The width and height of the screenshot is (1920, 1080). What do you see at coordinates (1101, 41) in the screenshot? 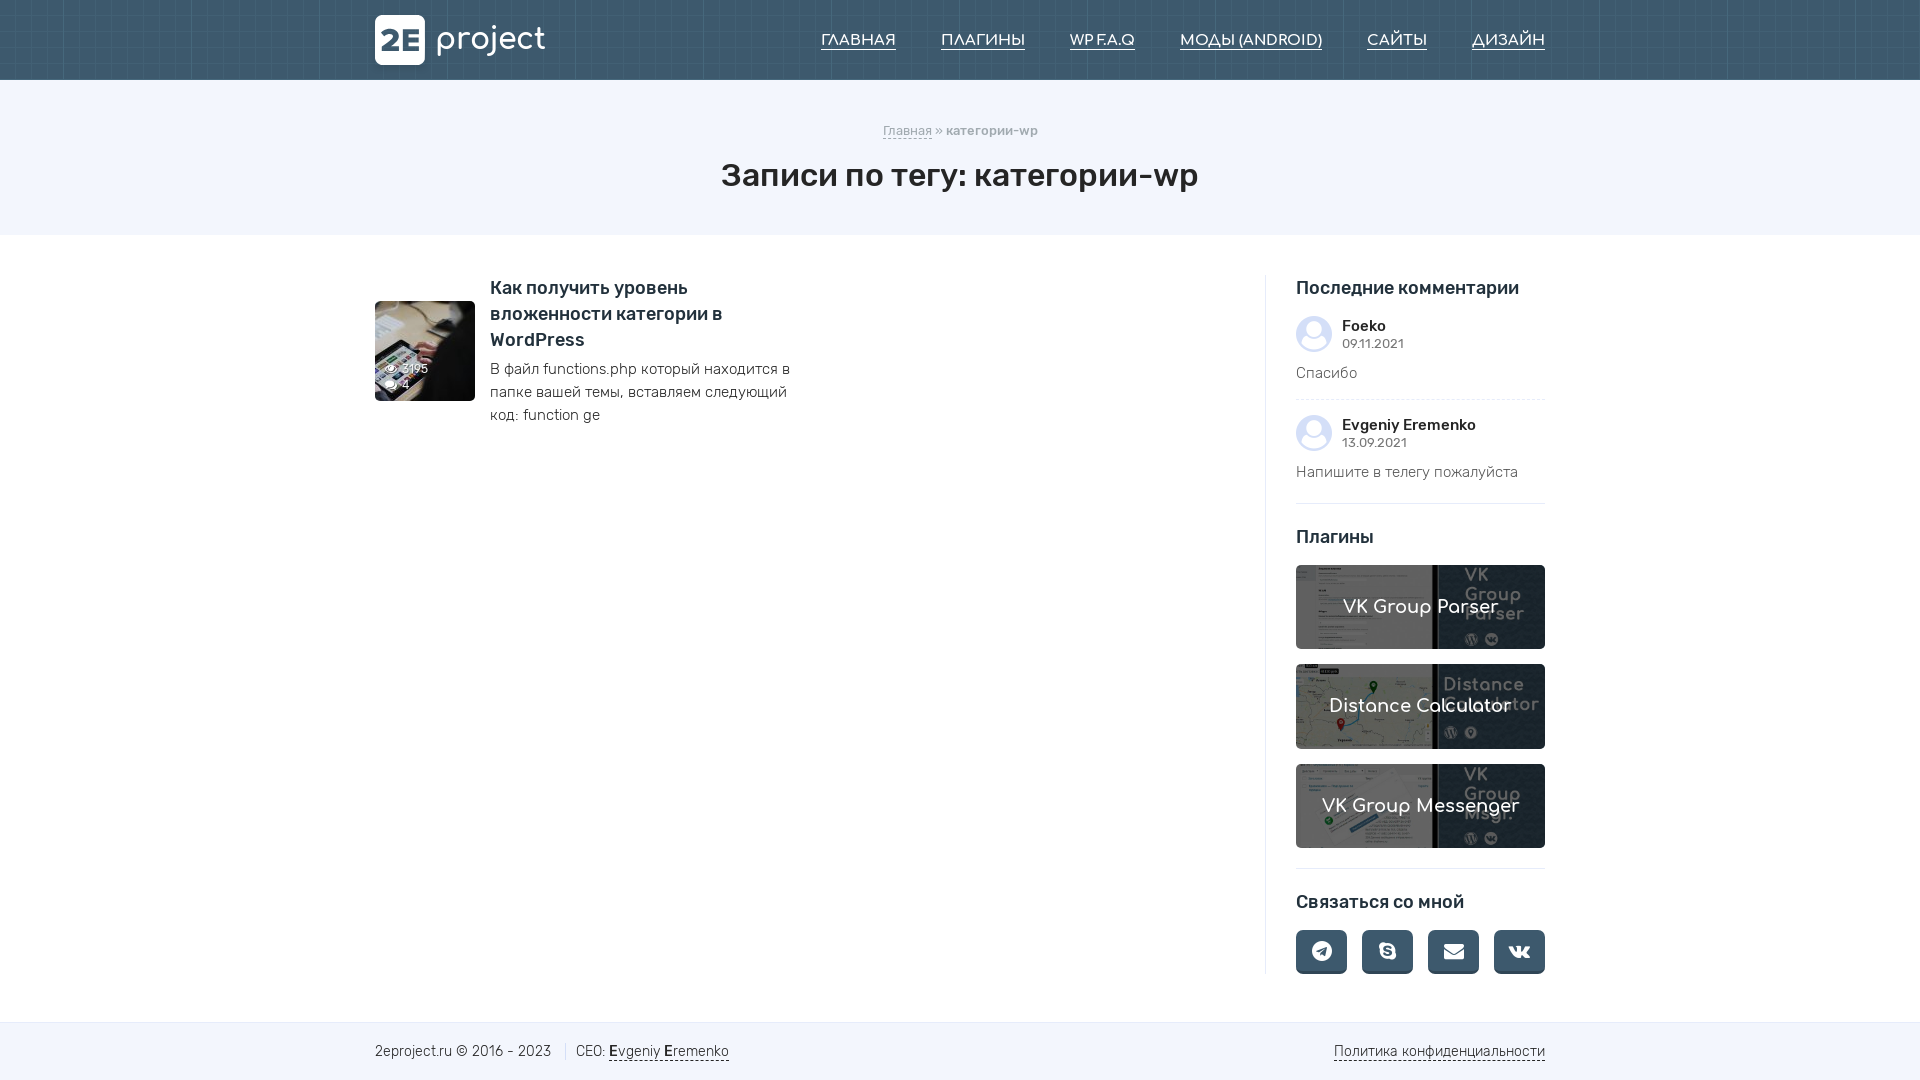
I see `'WP F.A.Q'` at bounding box center [1101, 41].